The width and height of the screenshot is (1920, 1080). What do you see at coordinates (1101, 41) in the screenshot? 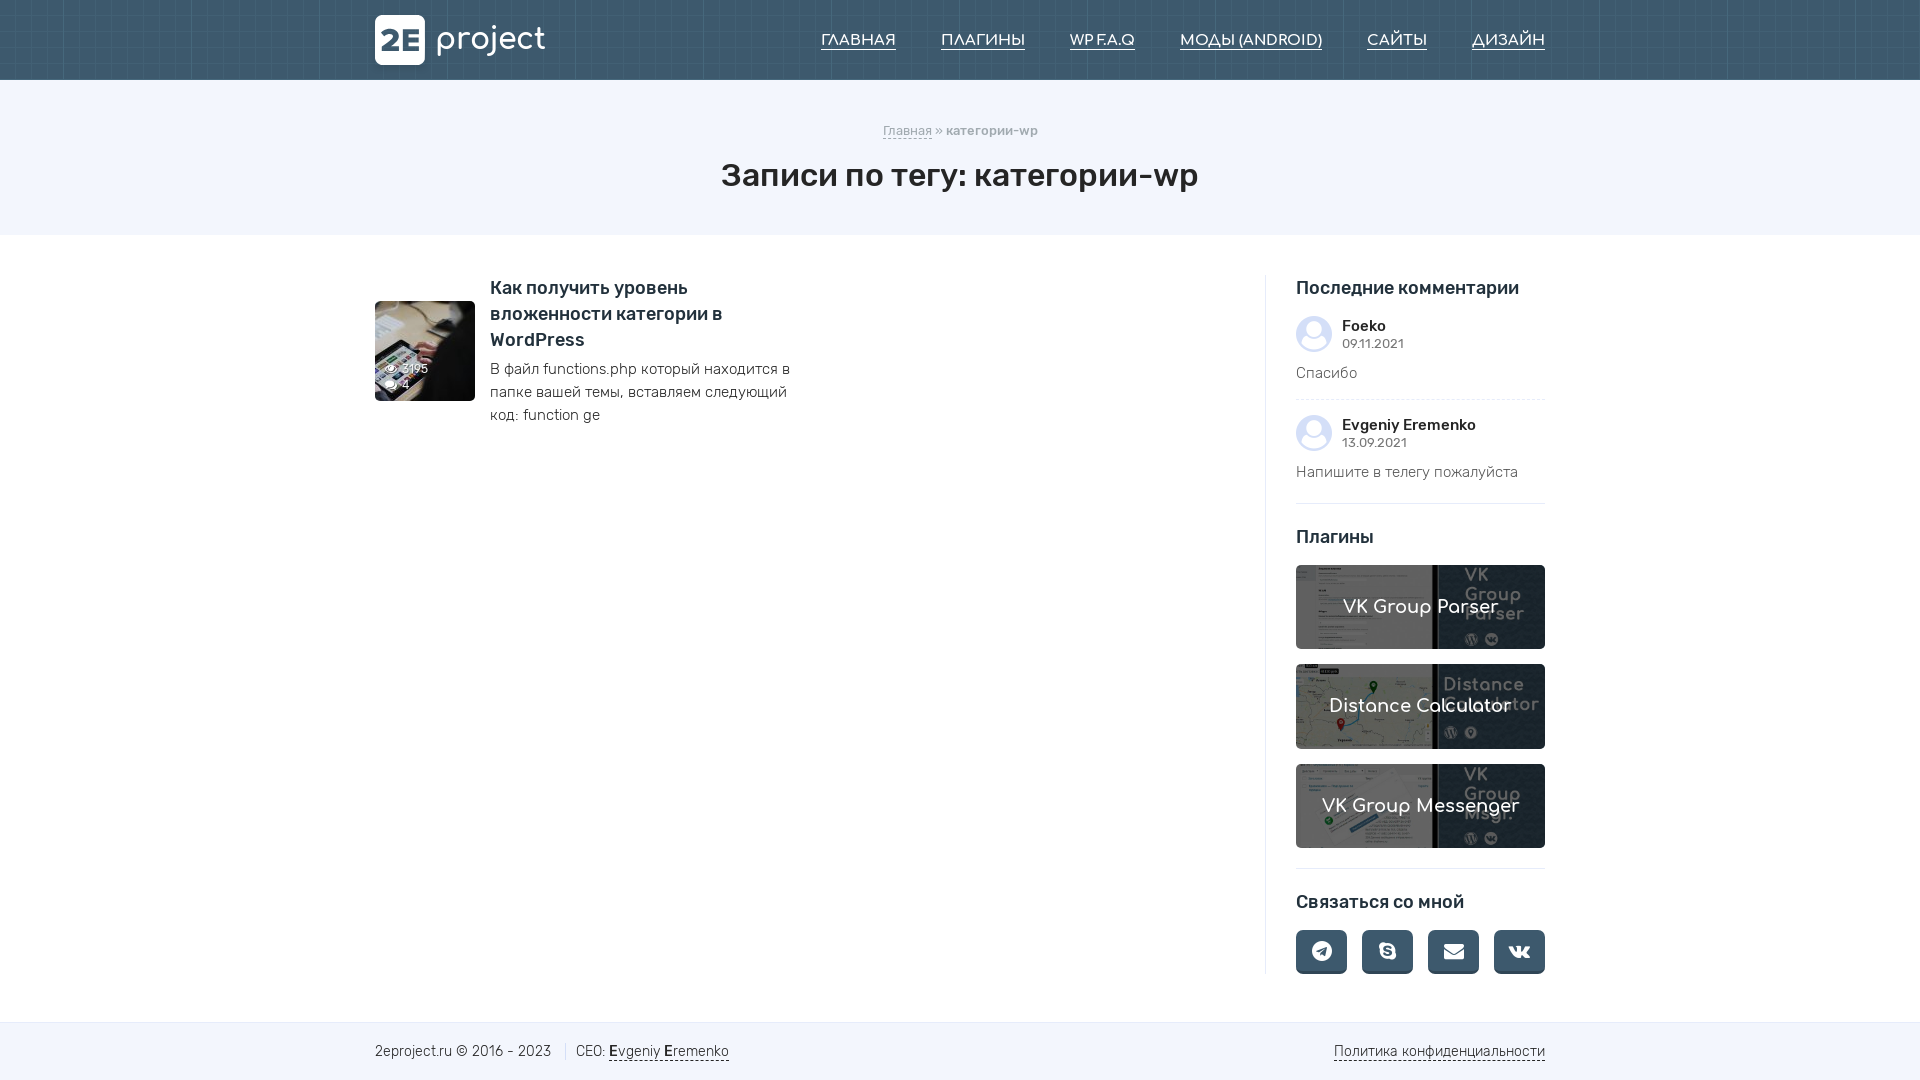
I see `'WP F.A.Q'` at bounding box center [1101, 41].